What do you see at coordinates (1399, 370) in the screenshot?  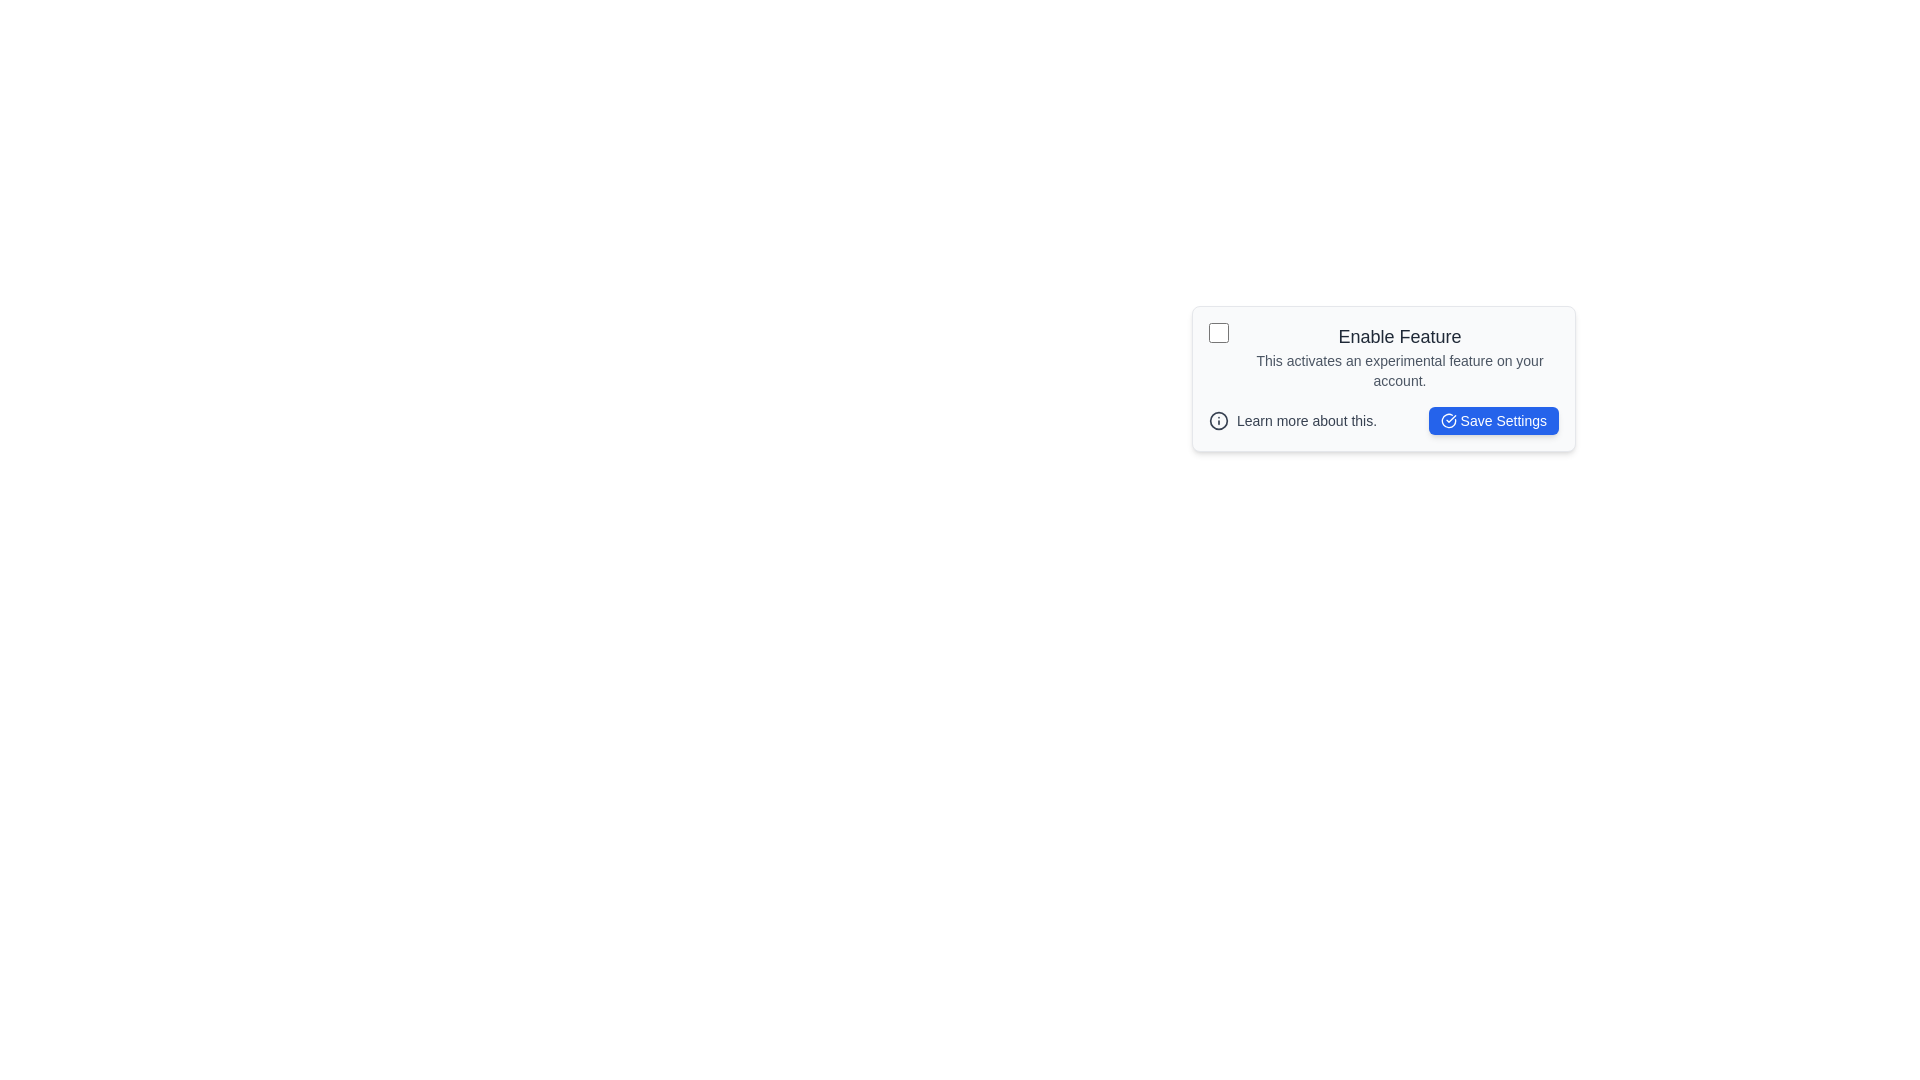 I see `information provided by the text label located to the right of the checkbox and below the 'Enable Feature' text` at bounding box center [1399, 370].